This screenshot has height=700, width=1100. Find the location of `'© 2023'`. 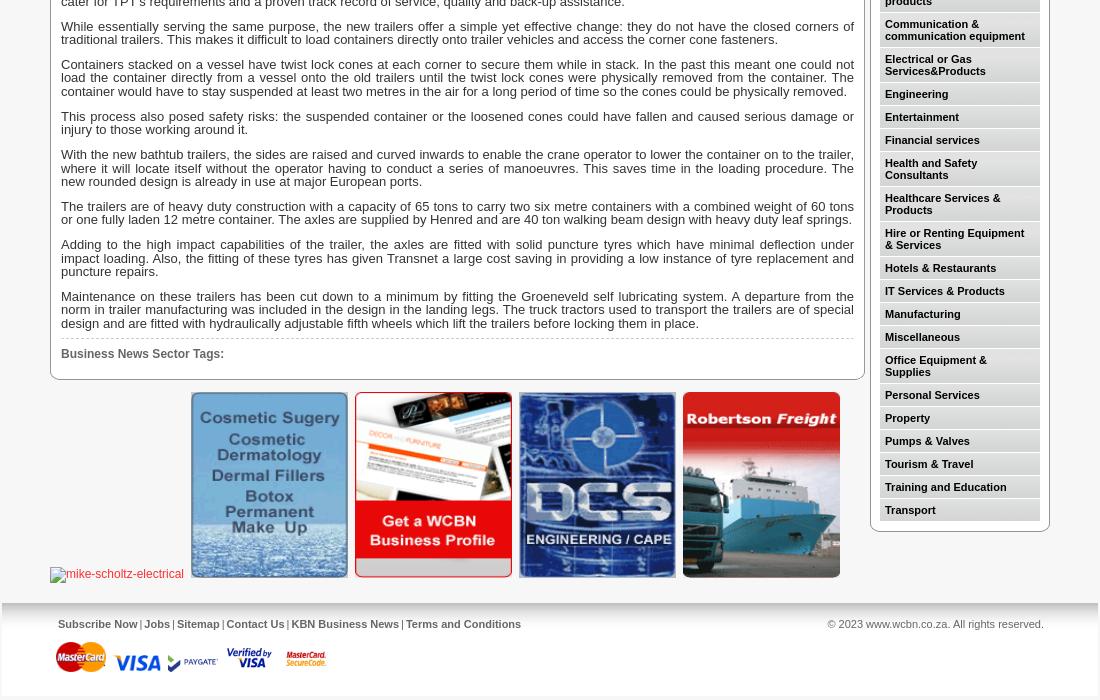

'© 2023' is located at coordinates (845, 623).